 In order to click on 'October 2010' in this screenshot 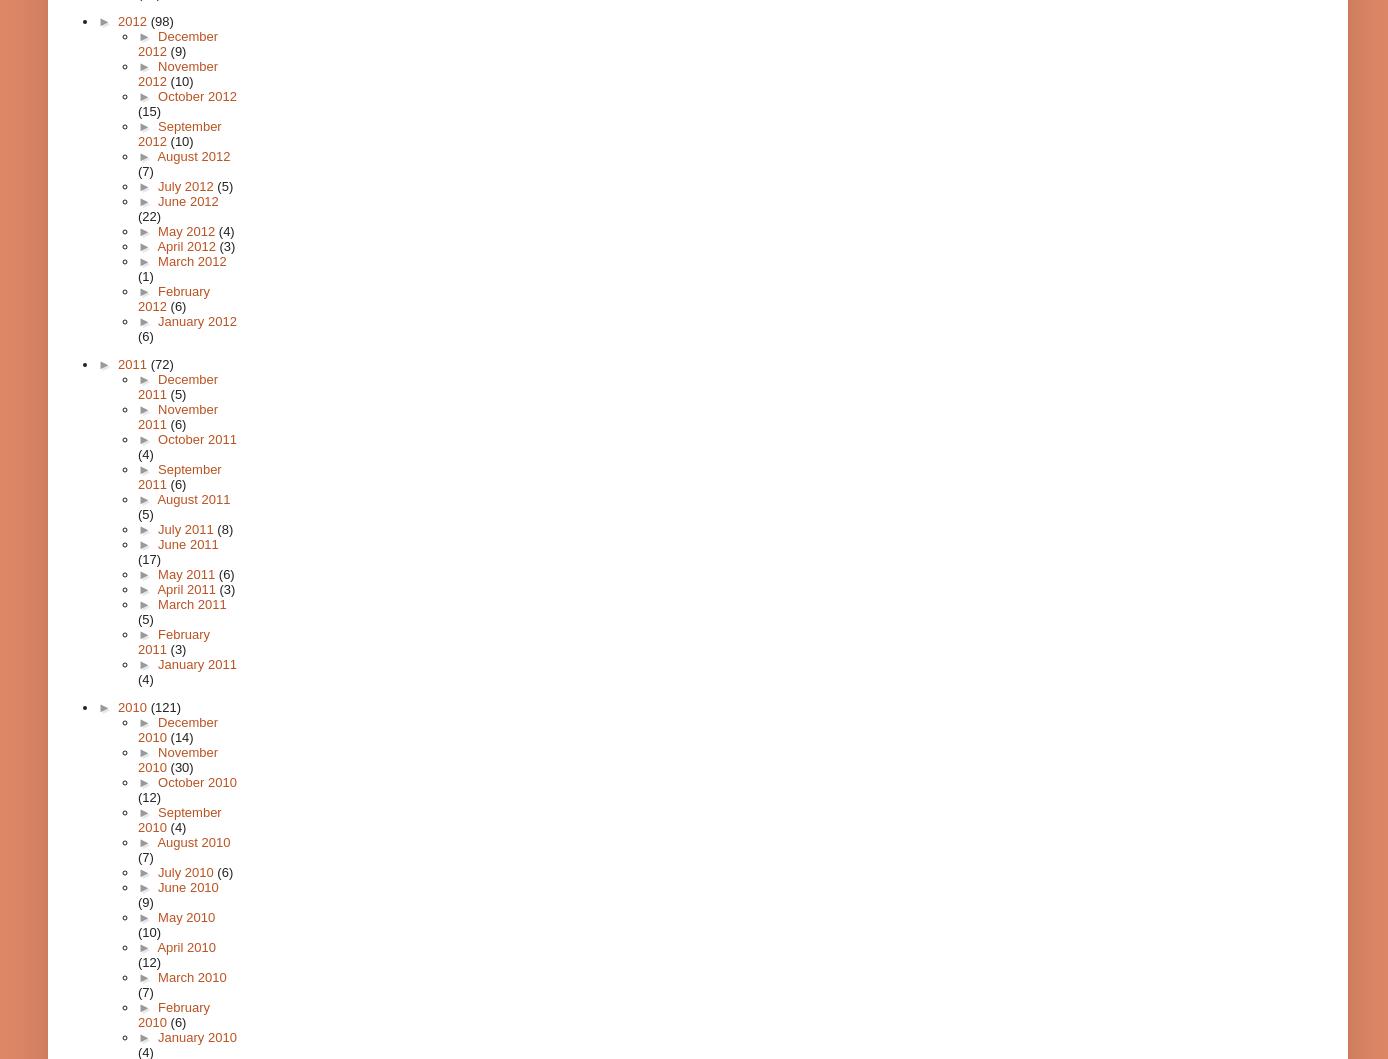, I will do `click(195, 781)`.